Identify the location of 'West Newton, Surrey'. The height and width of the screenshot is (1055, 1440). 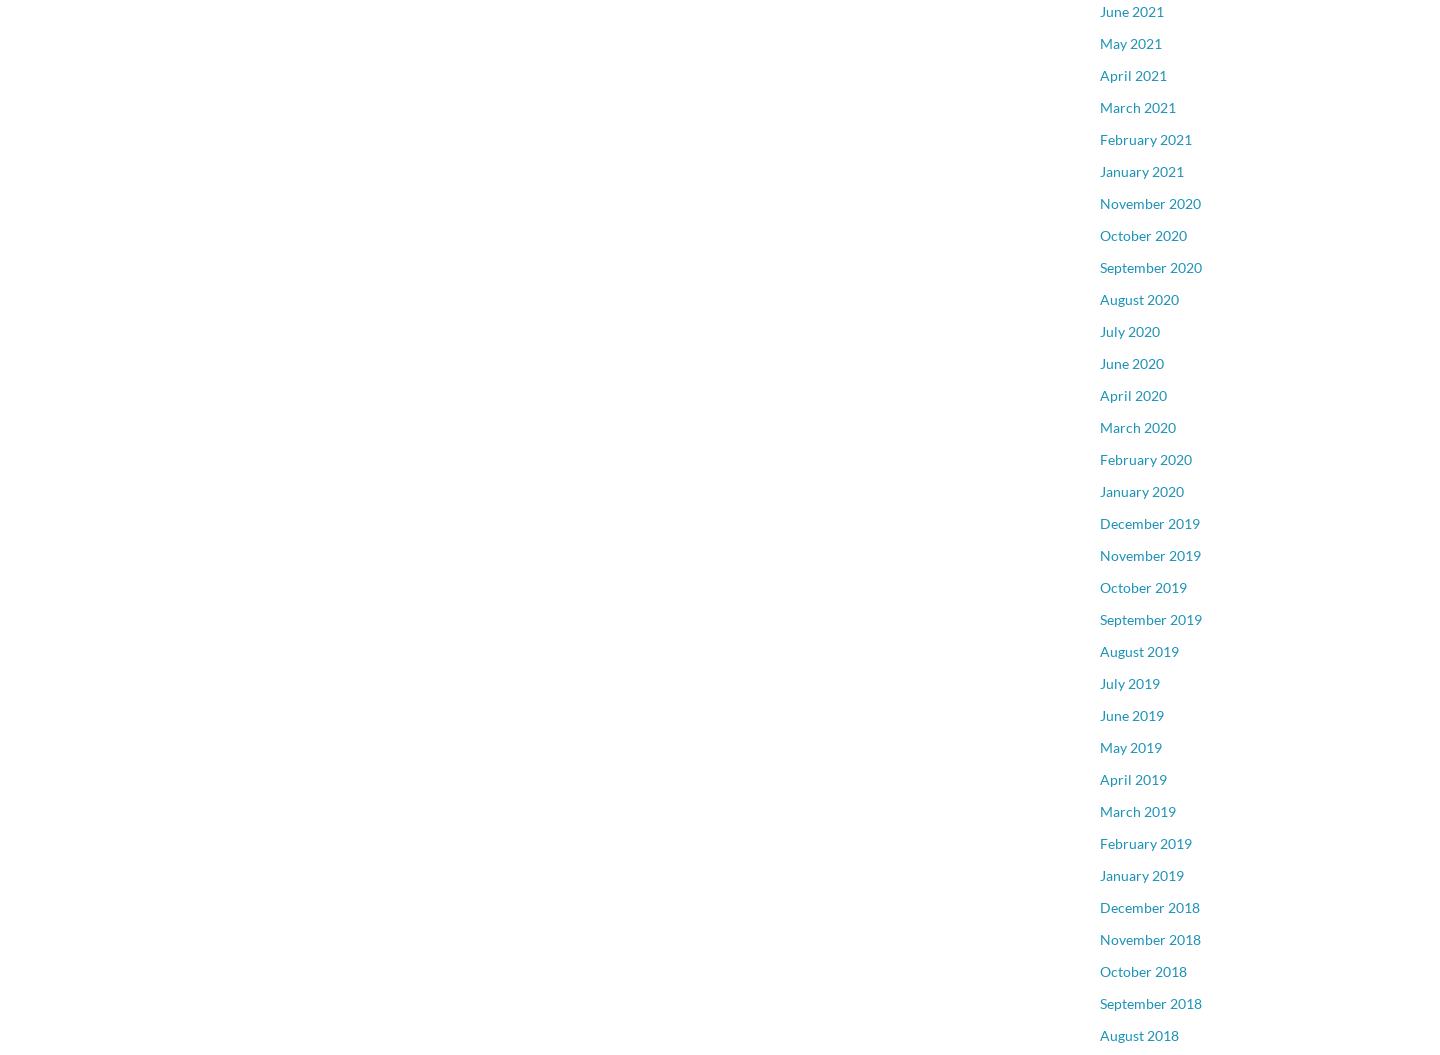
(1165, 453).